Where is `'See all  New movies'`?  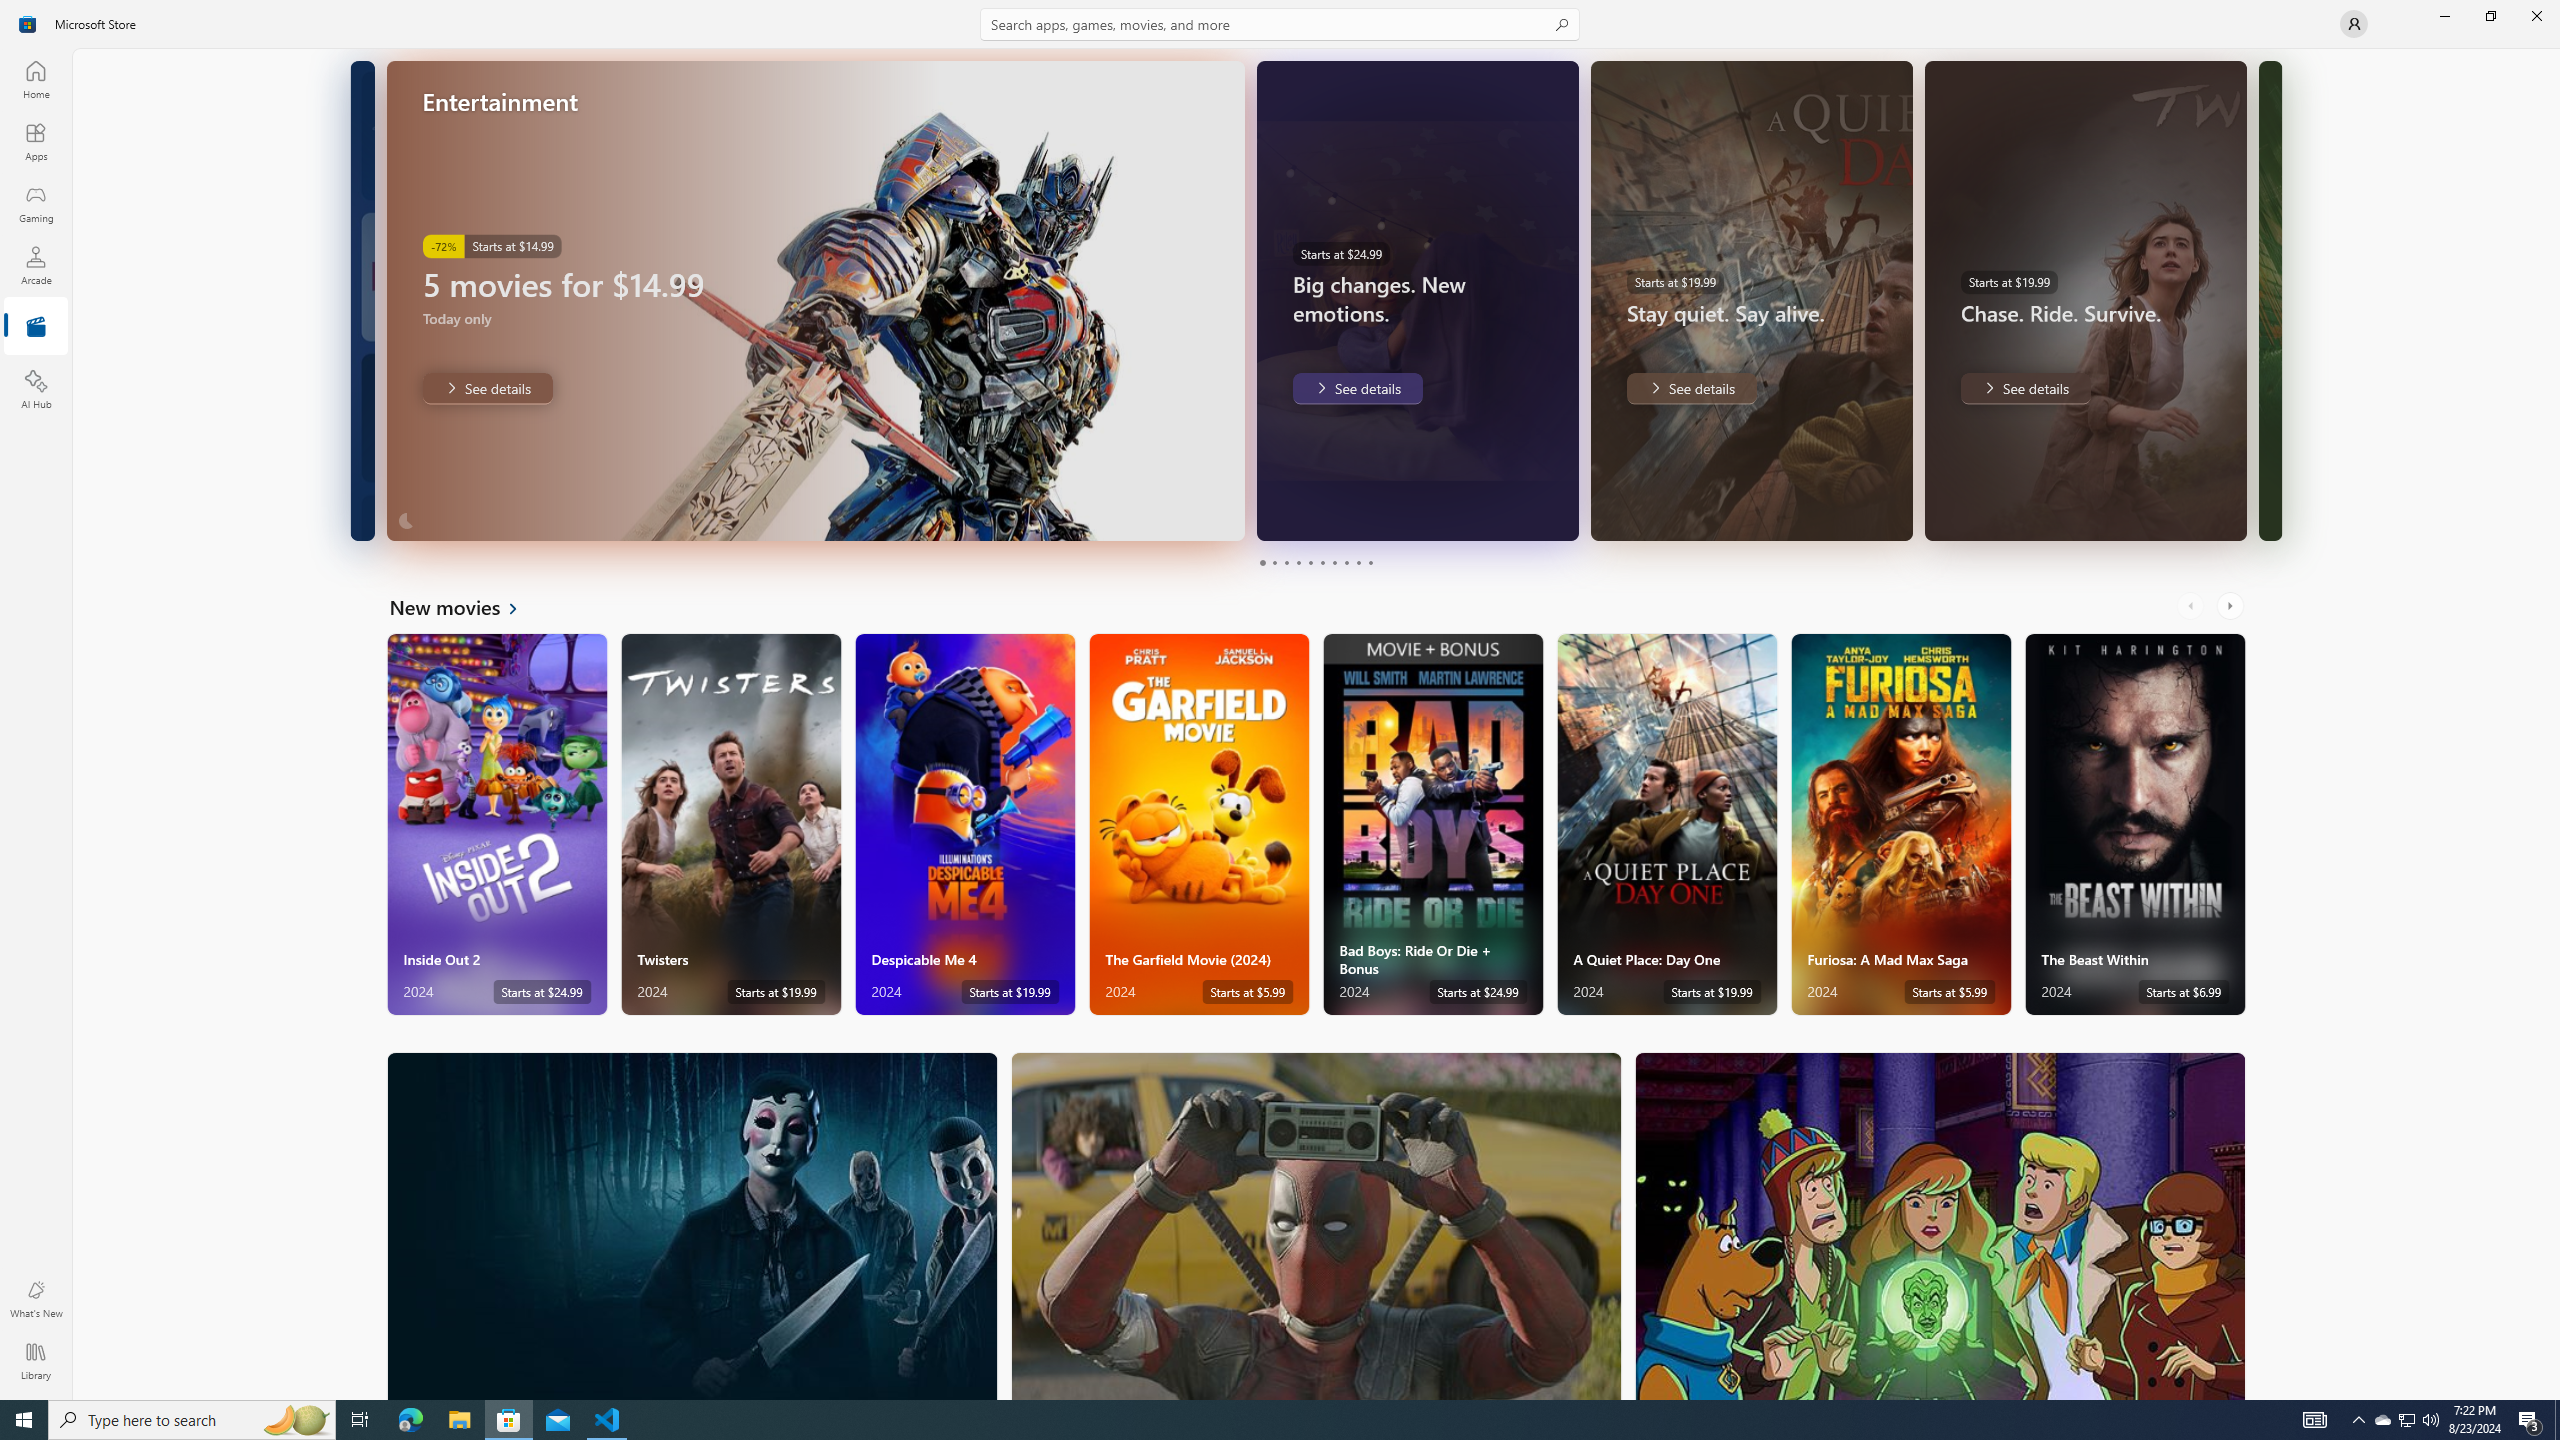 'See all  New movies' is located at coordinates (464, 605).